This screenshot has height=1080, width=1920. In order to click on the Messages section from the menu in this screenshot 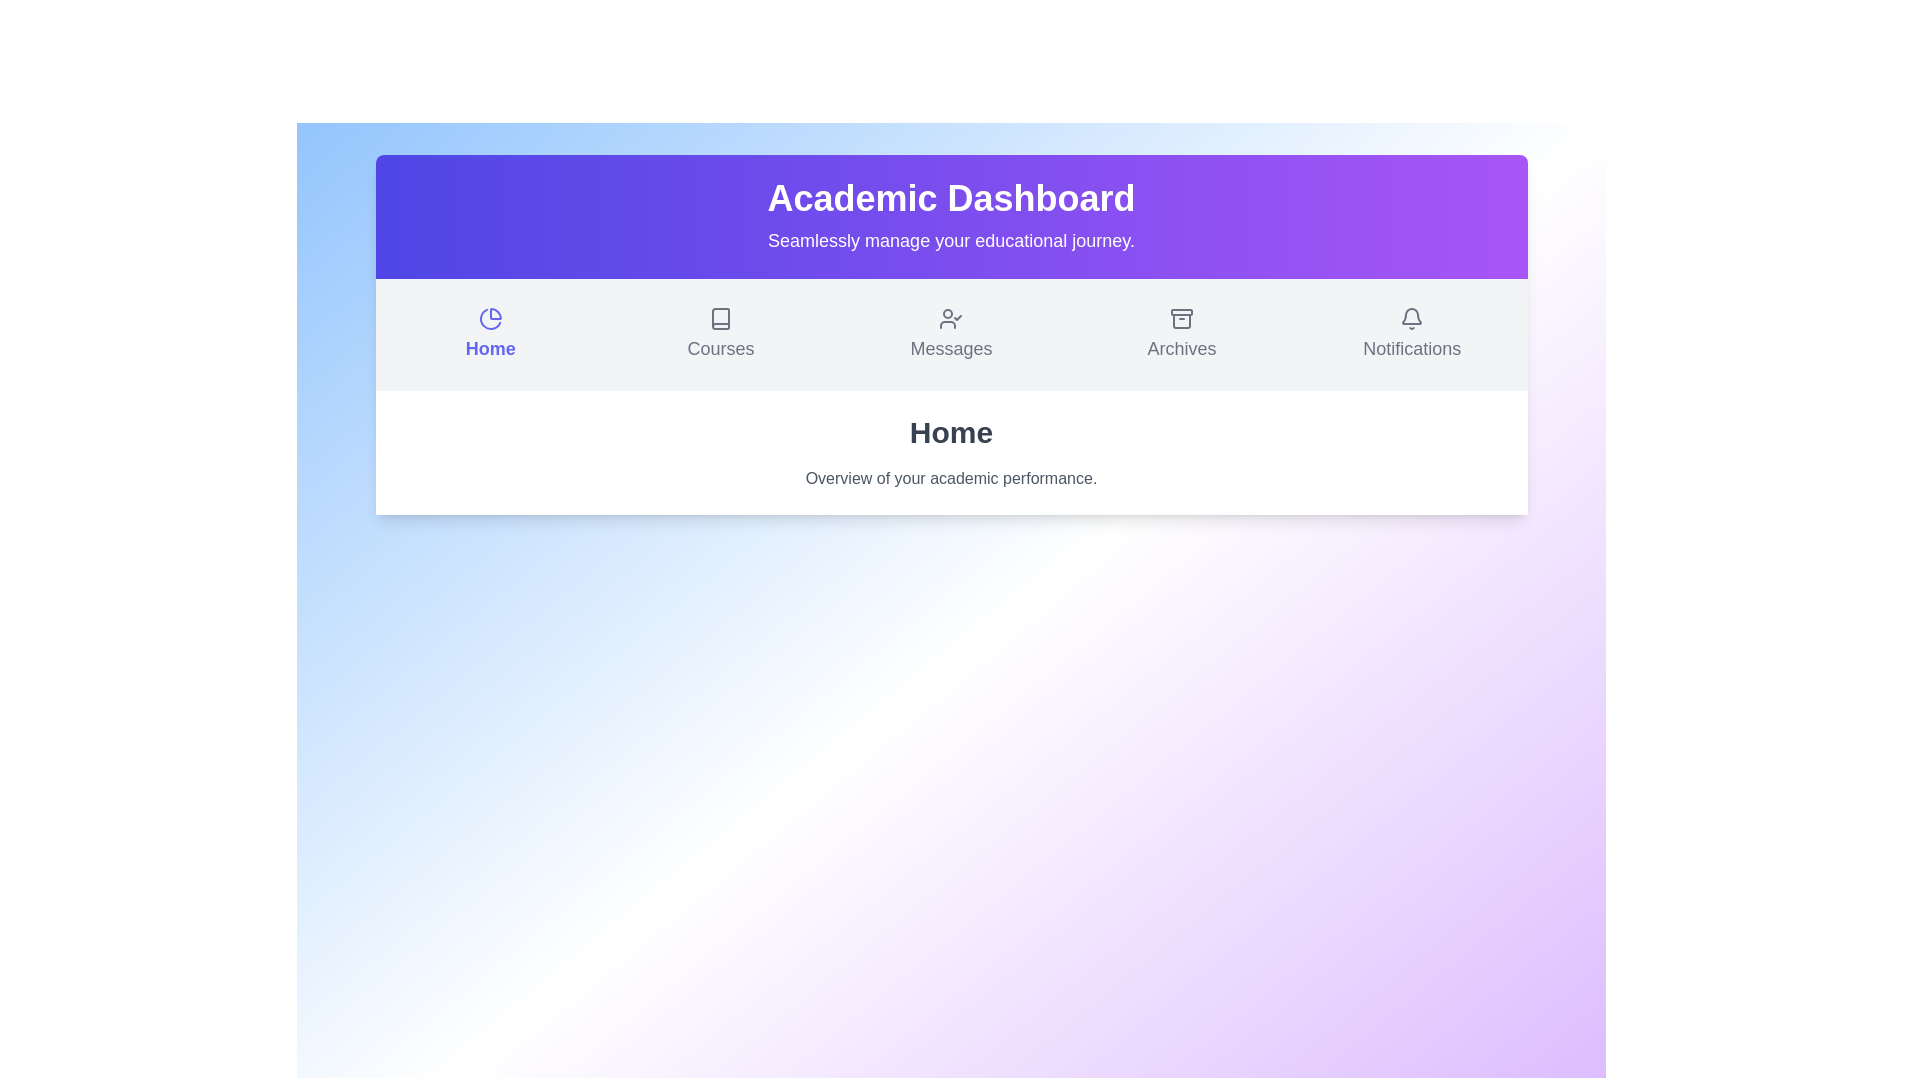, I will do `click(950, 334)`.